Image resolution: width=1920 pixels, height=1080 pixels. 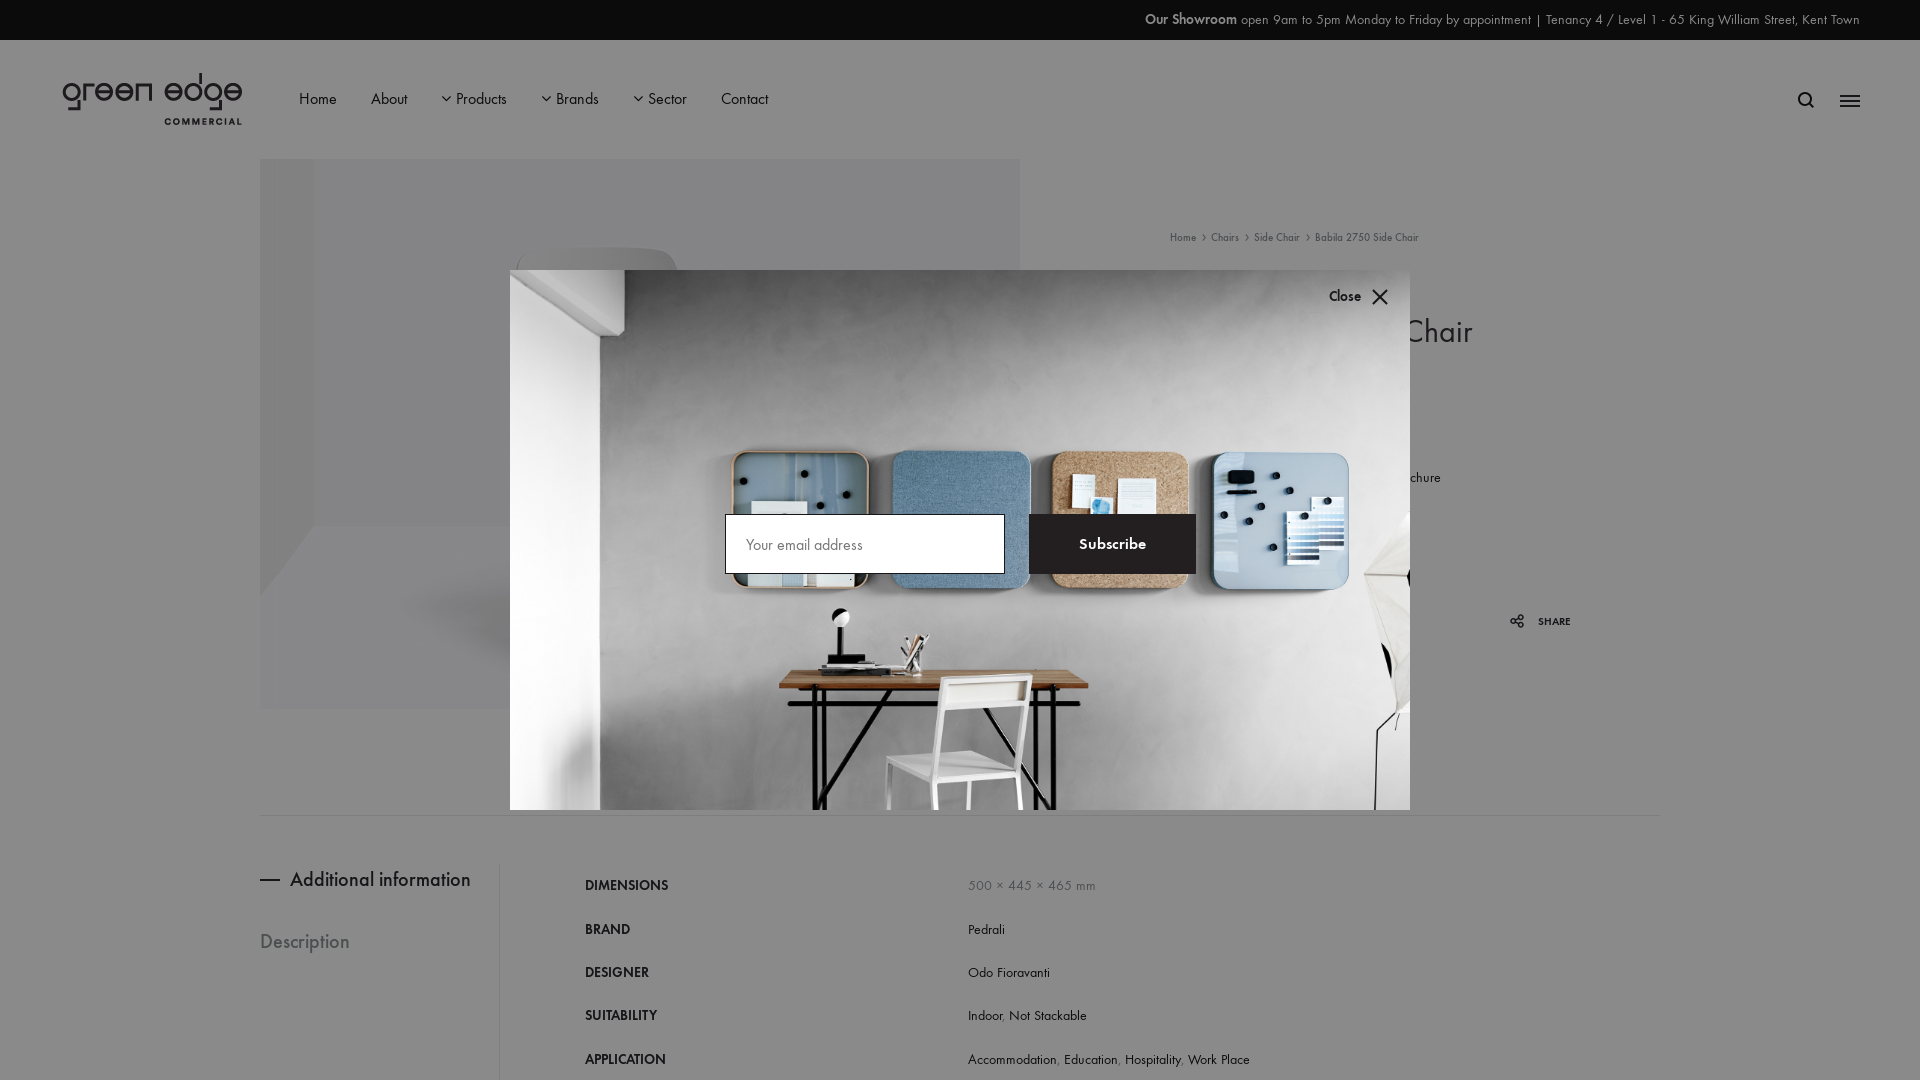 What do you see at coordinates (1008, 1015) in the screenshot?
I see `'Not Stackable'` at bounding box center [1008, 1015].